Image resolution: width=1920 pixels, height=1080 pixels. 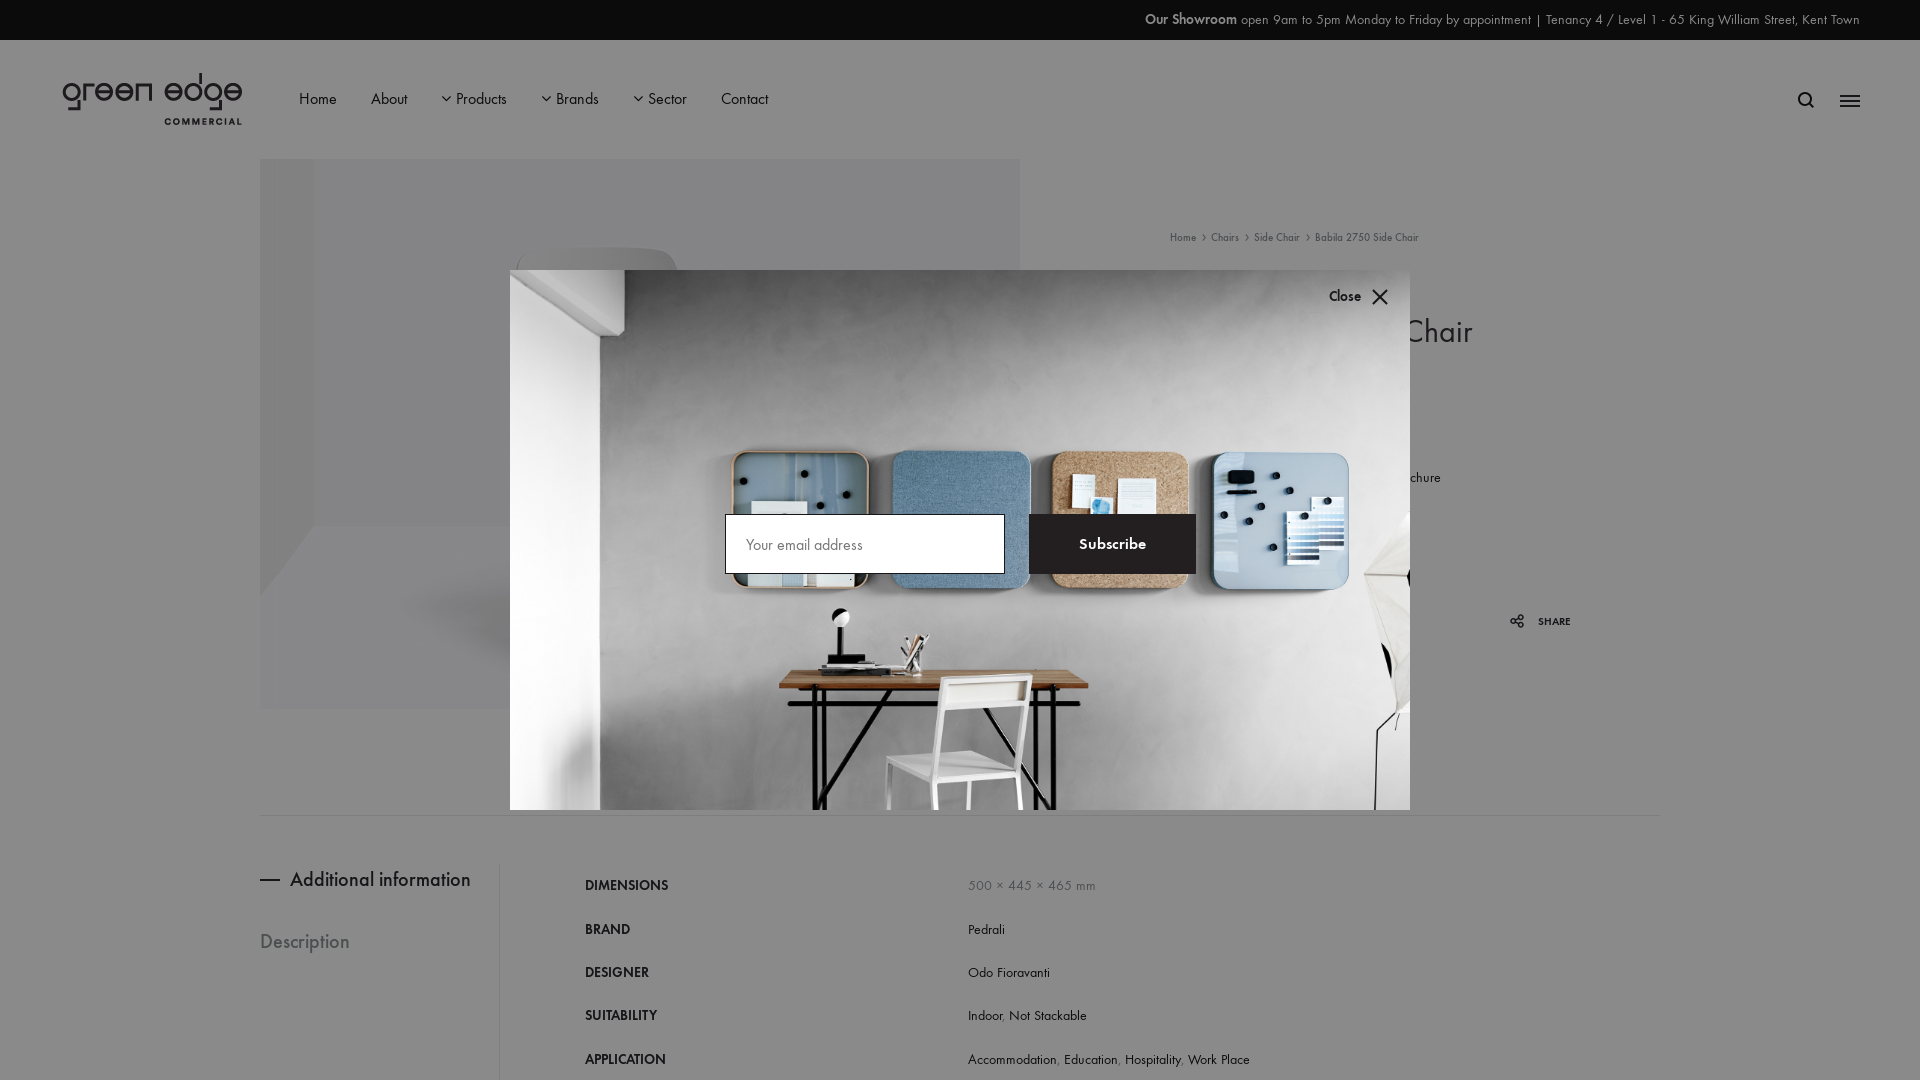 What do you see at coordinates (1008, 1015) in the screenshot?
I see `'Not Stackable'` at bounding box center [1008, 1015].